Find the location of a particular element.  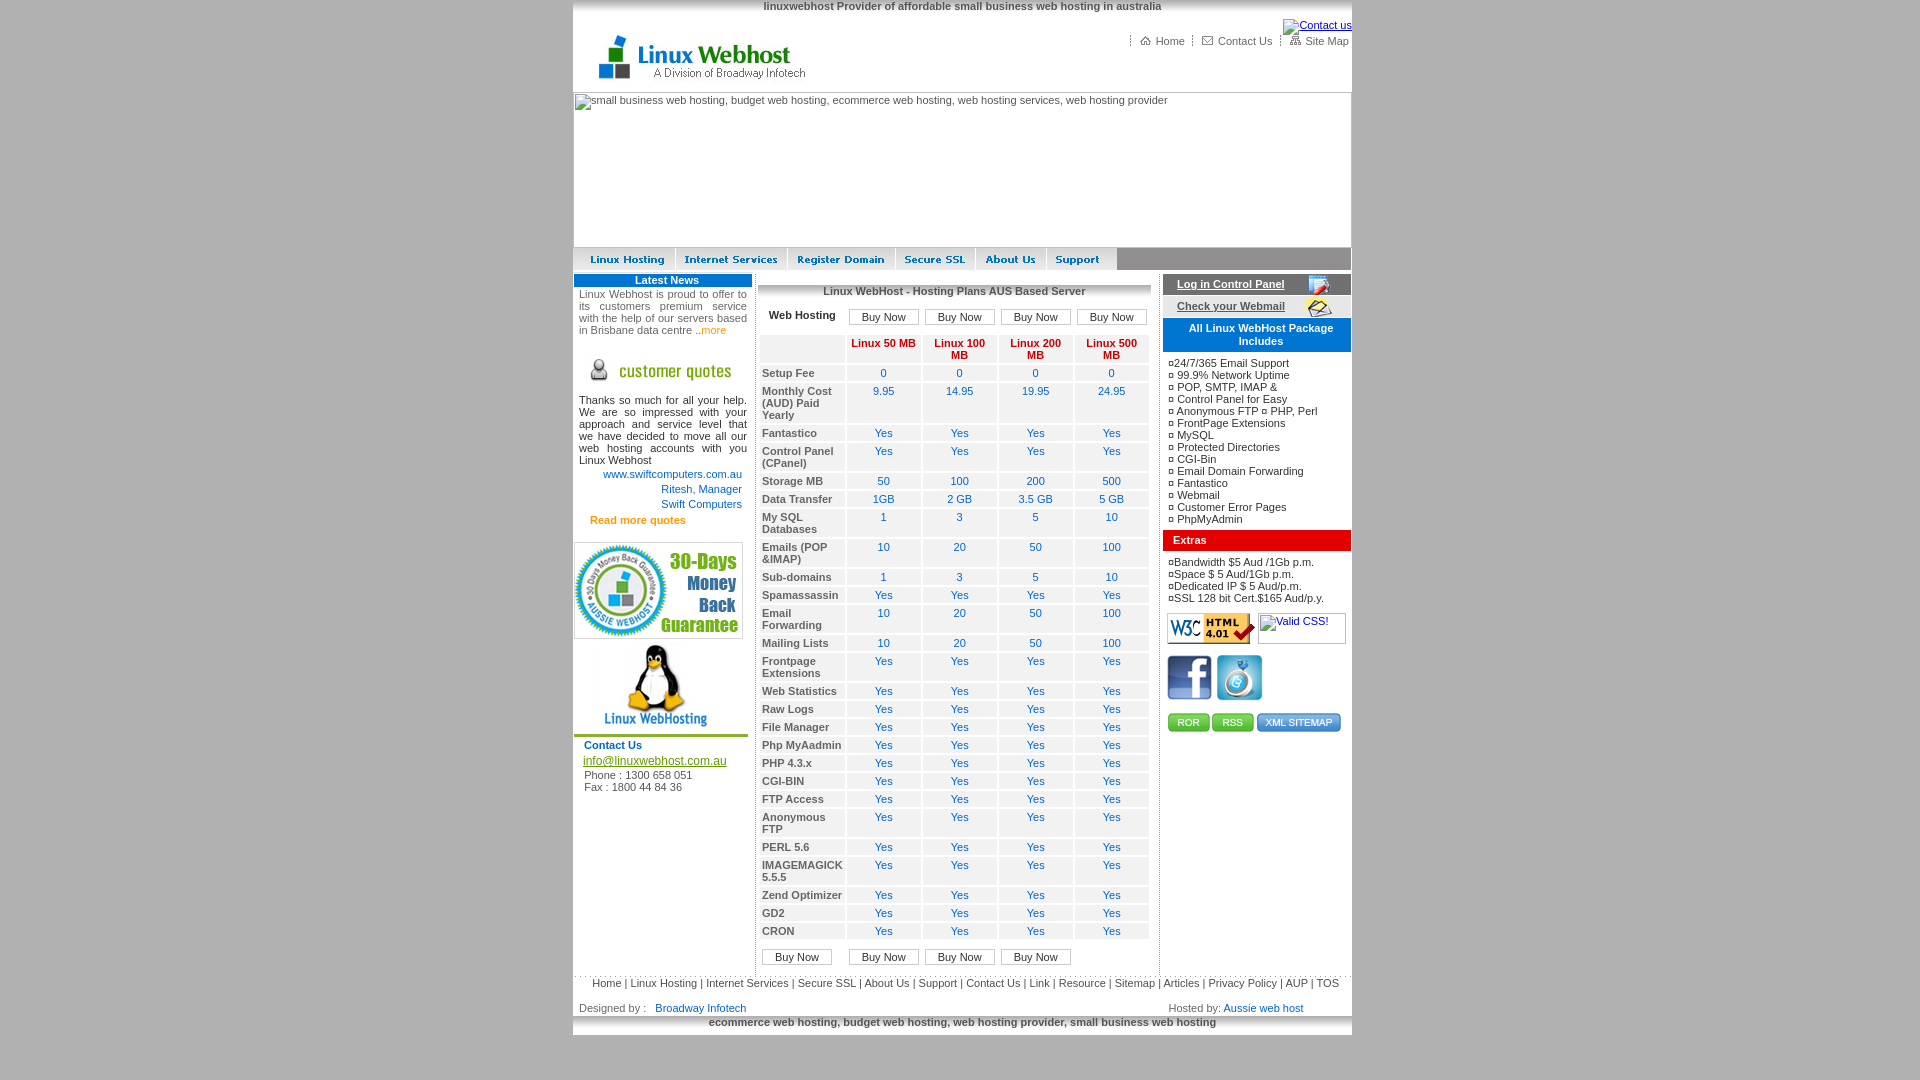

'Privacy Policy' is located at coordinates (1242, 982).